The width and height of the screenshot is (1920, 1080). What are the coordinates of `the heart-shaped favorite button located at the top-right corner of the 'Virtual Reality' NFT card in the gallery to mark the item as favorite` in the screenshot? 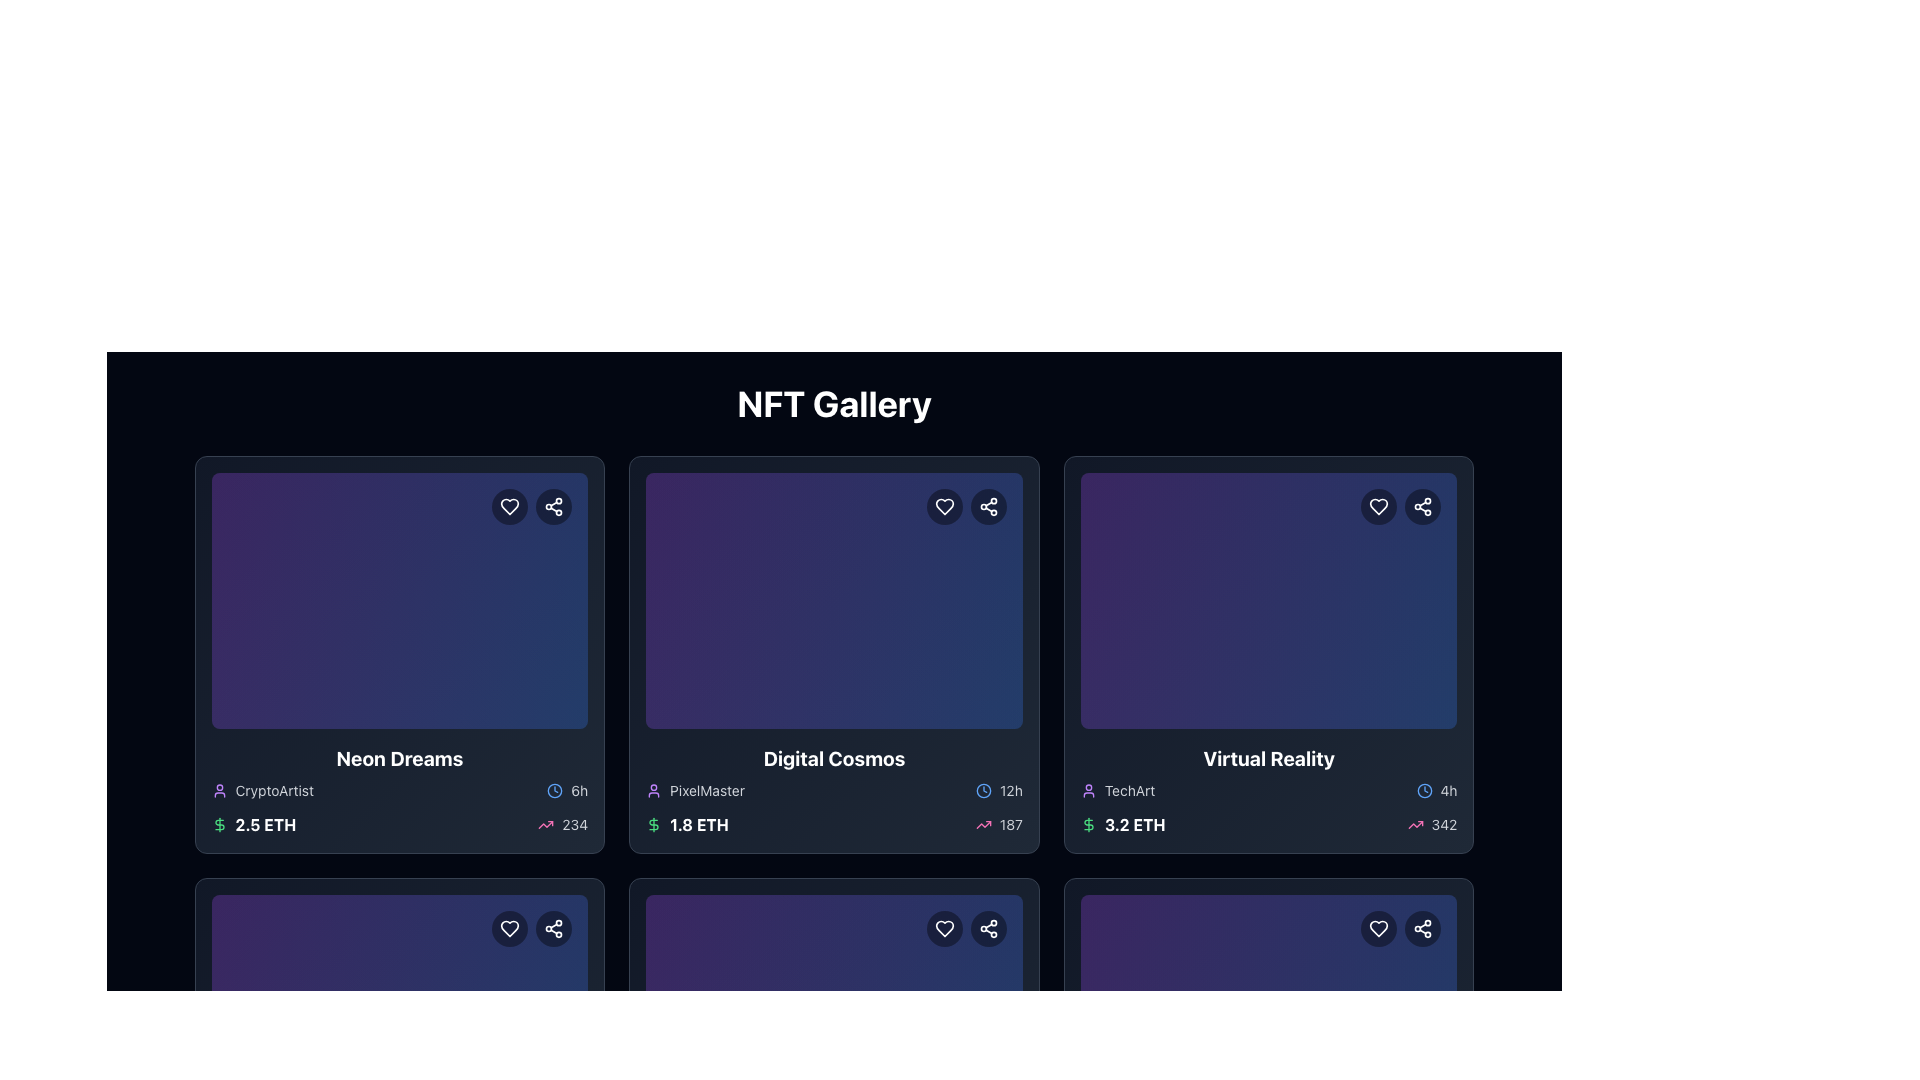 It's located at (1378, 929).